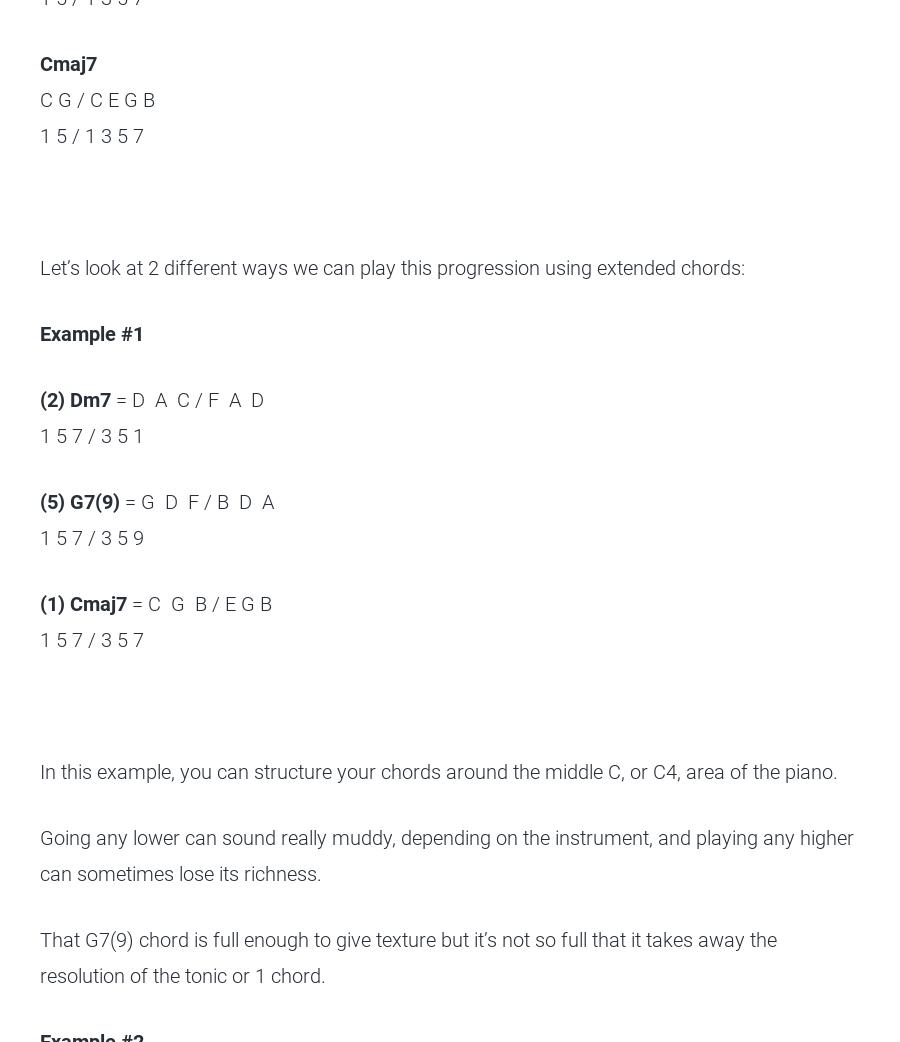 Image resolution: width=900 pixels, height=1042 pixels. Describe the element at coordinates (96, 100) in the screenshot. I see `'C G / C E G B'` at that location.